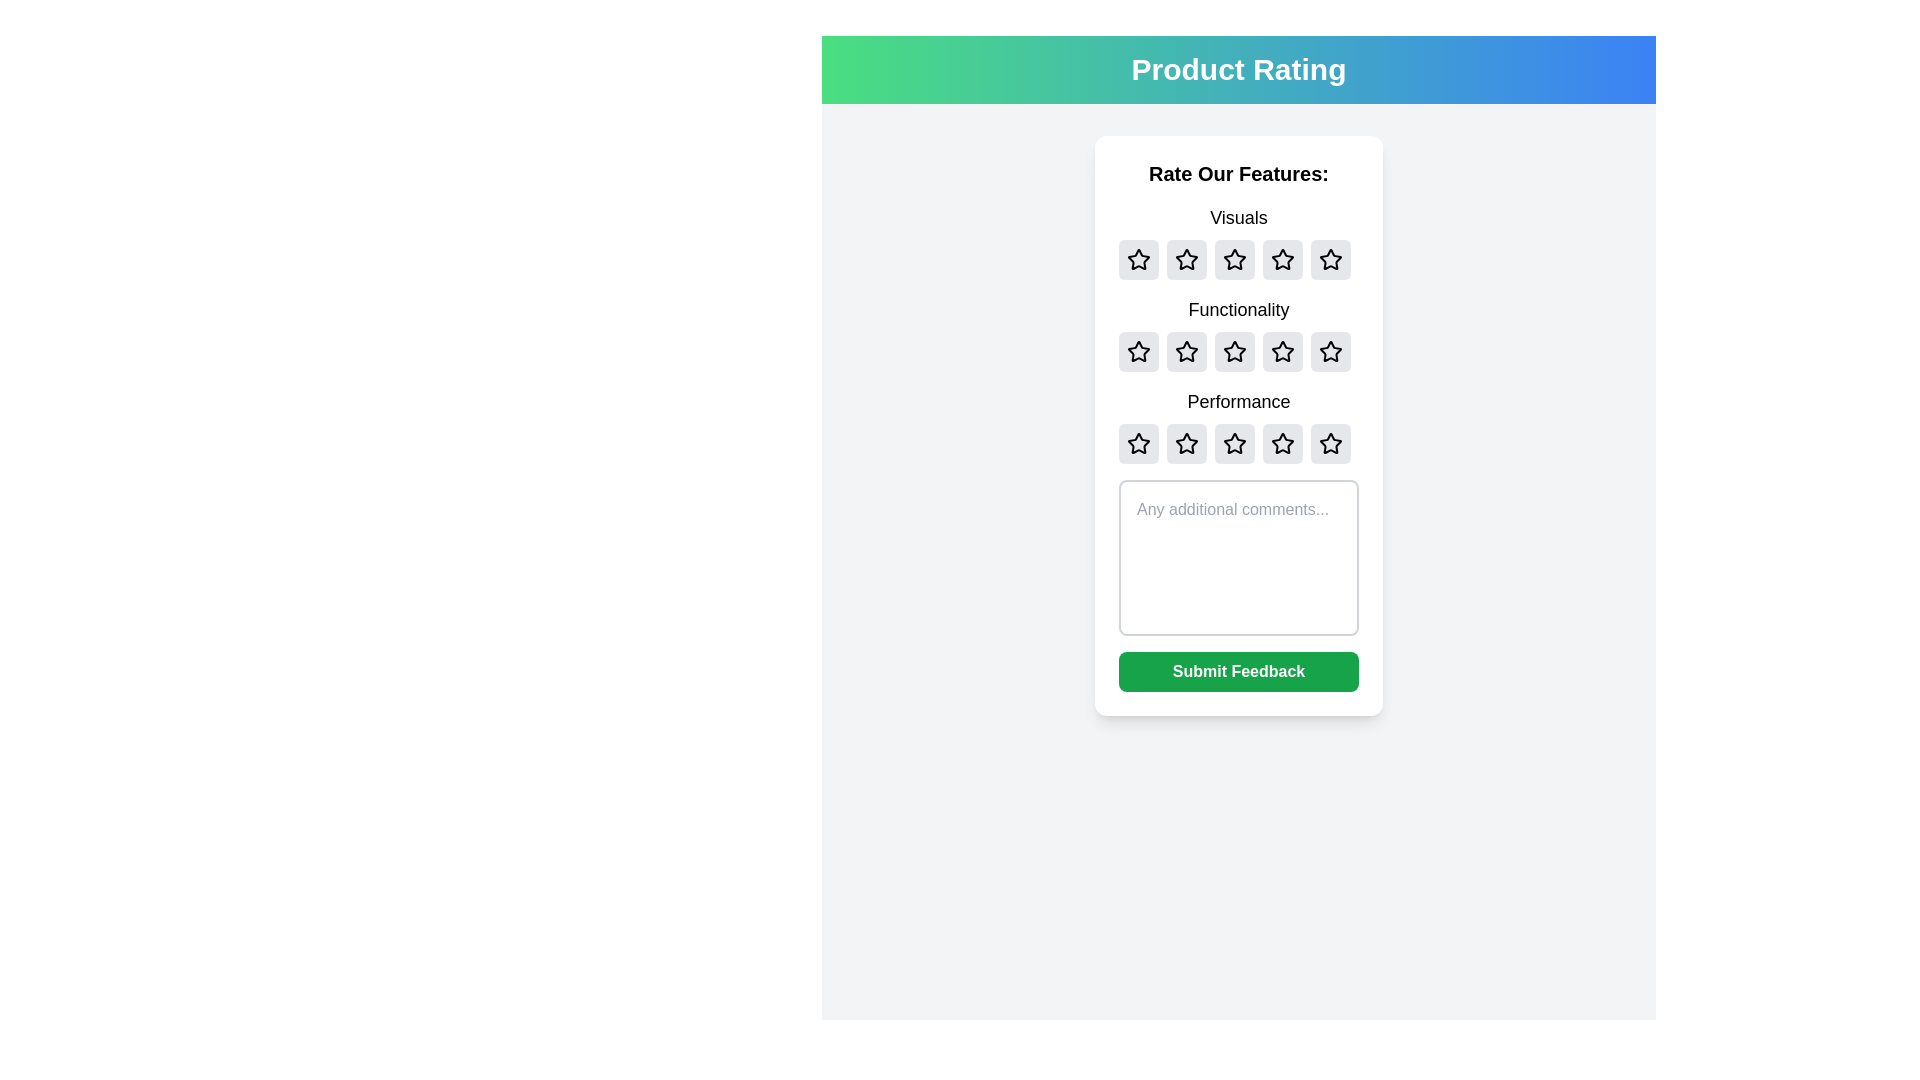 This screenshot has height=1080, width=1920. Describe the element at coordinates (1237, 241) in the screenshot. I see `the third star button in the 'Visuals' rating row to assign a rating of 3 out of 5` at that location.